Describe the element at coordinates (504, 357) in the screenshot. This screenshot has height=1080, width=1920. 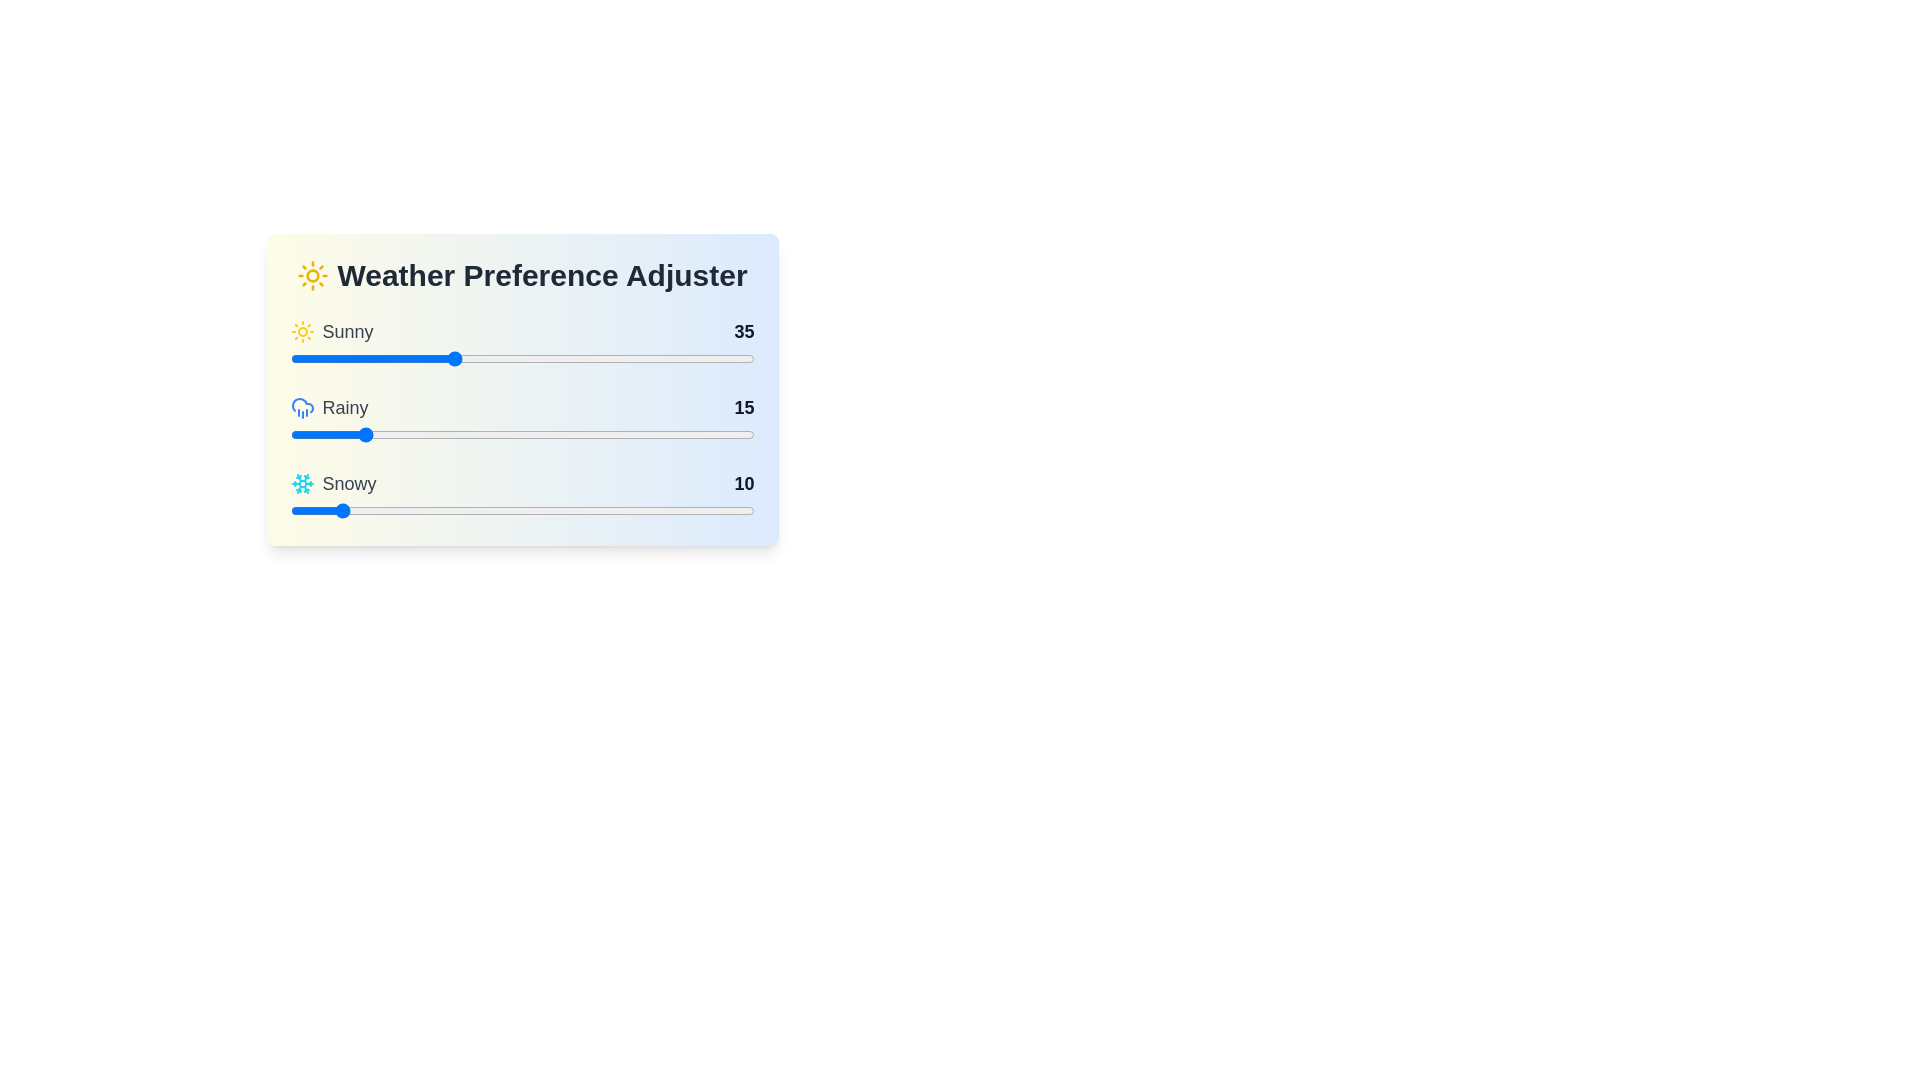
I see `the 'Sunny' slider to the specified value 46` at that location.